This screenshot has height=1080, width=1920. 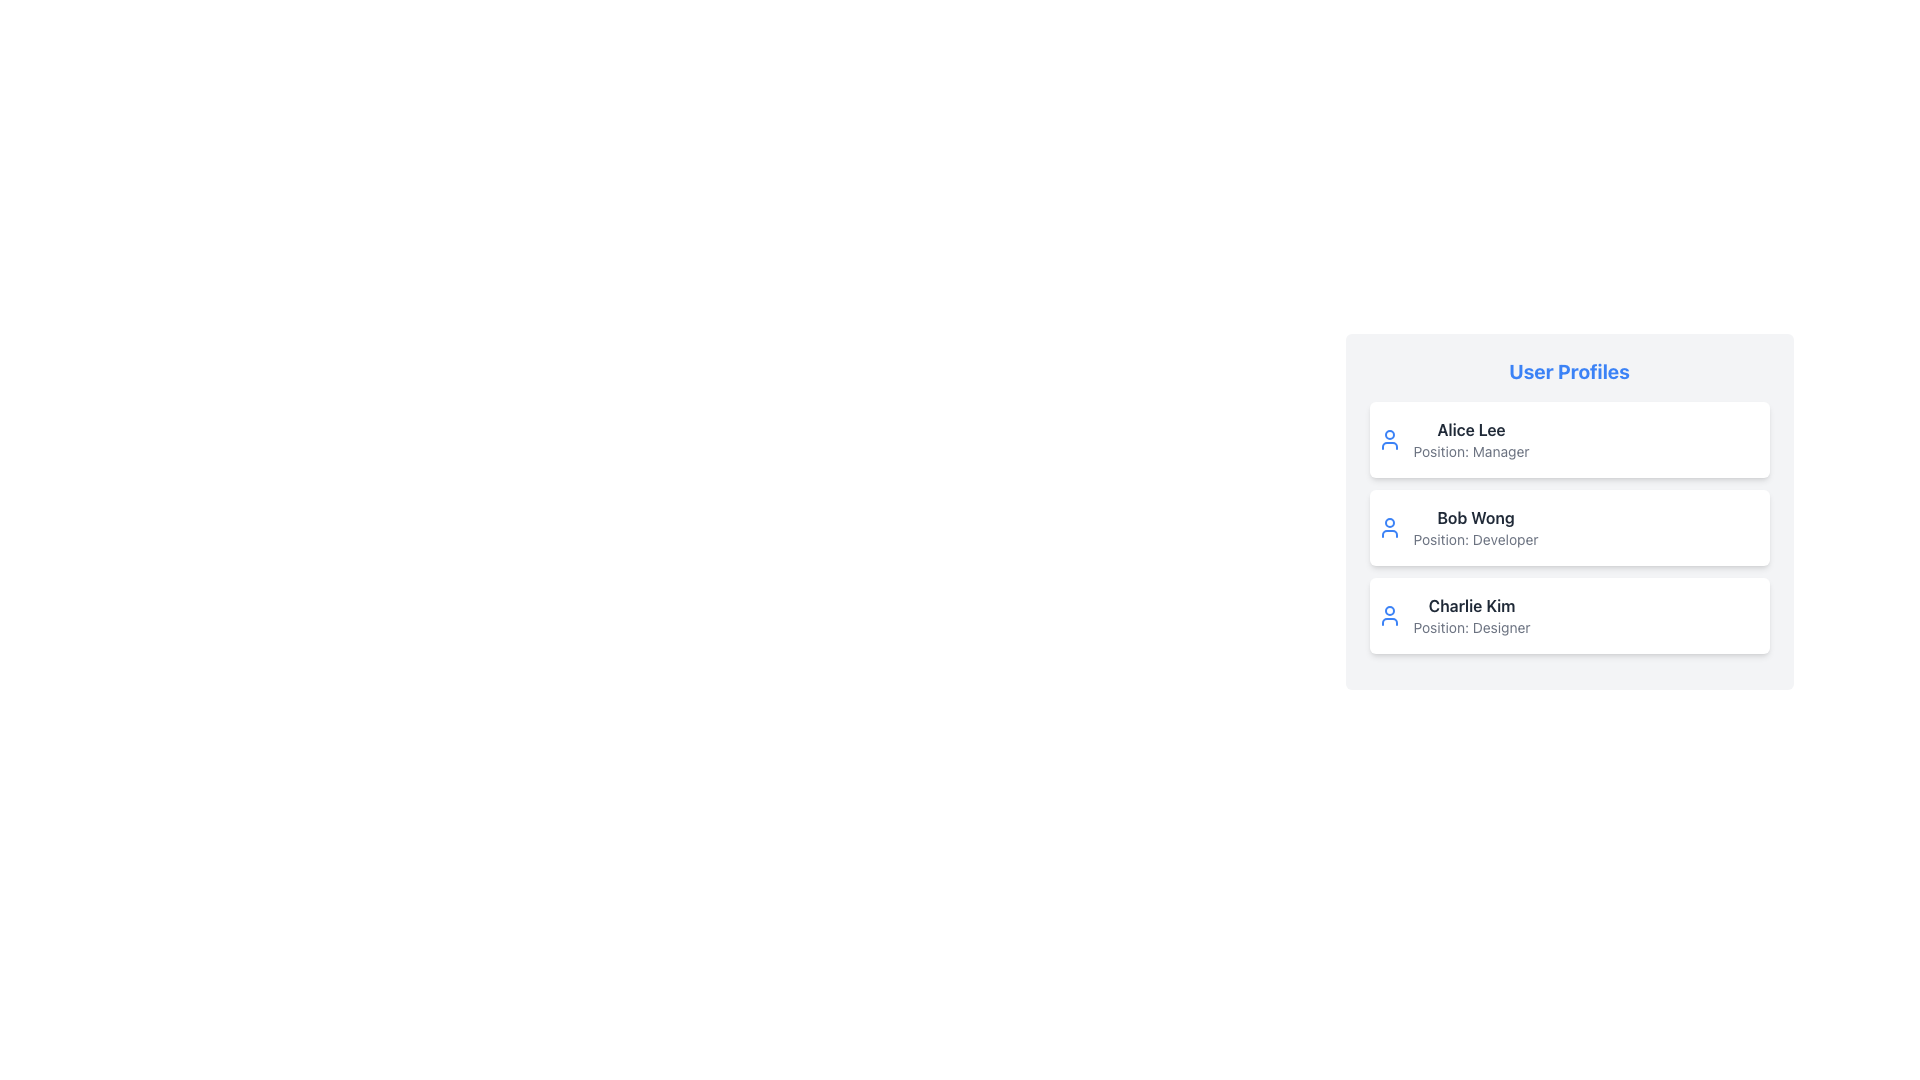 I want to click on the profile name text label at the top of the 'User Profiles' list, which identifies the profile above the text 'Position: Manager', so click(x=1471, y=428).